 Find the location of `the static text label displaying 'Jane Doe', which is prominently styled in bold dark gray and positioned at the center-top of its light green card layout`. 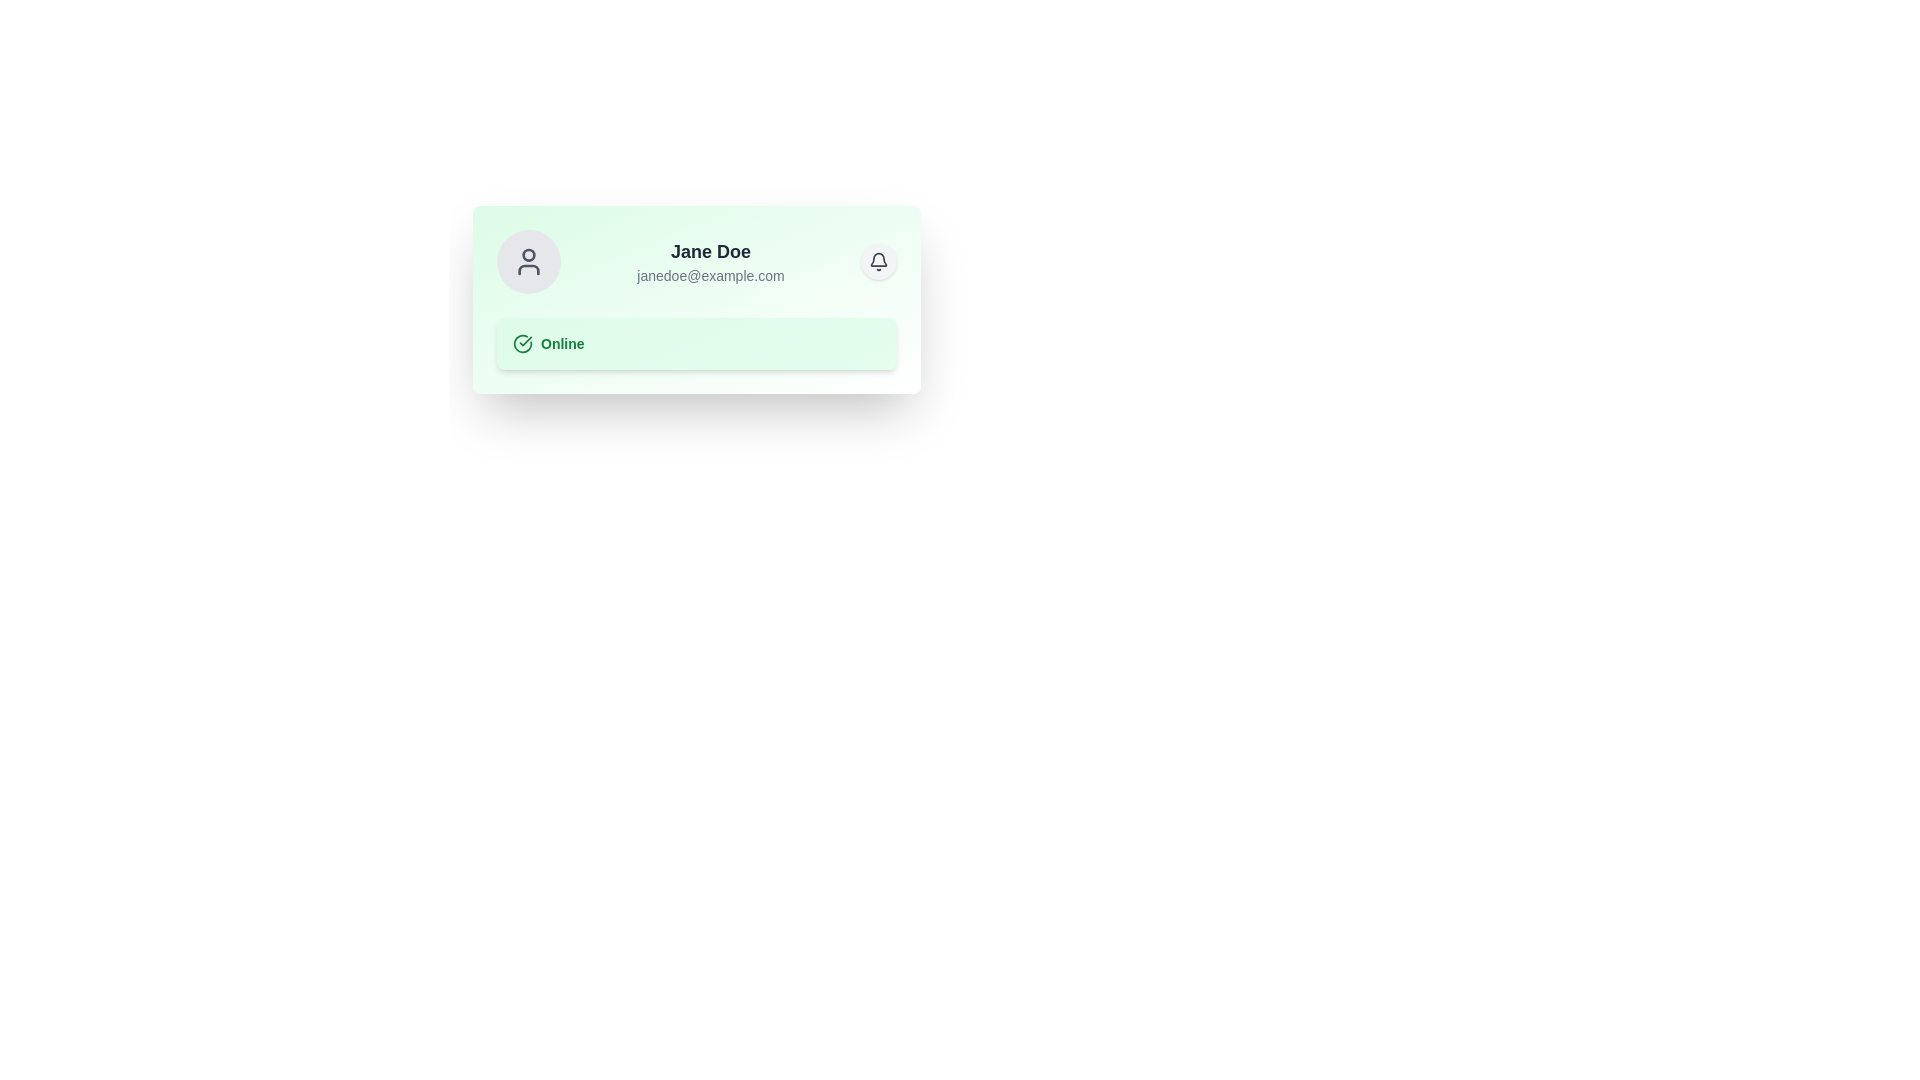

the static text label displaying 'Jane Doe', which is prominently styled in bold dark gray and positioned at the center-top of its light green card layout is located at coordinates (710, 250).